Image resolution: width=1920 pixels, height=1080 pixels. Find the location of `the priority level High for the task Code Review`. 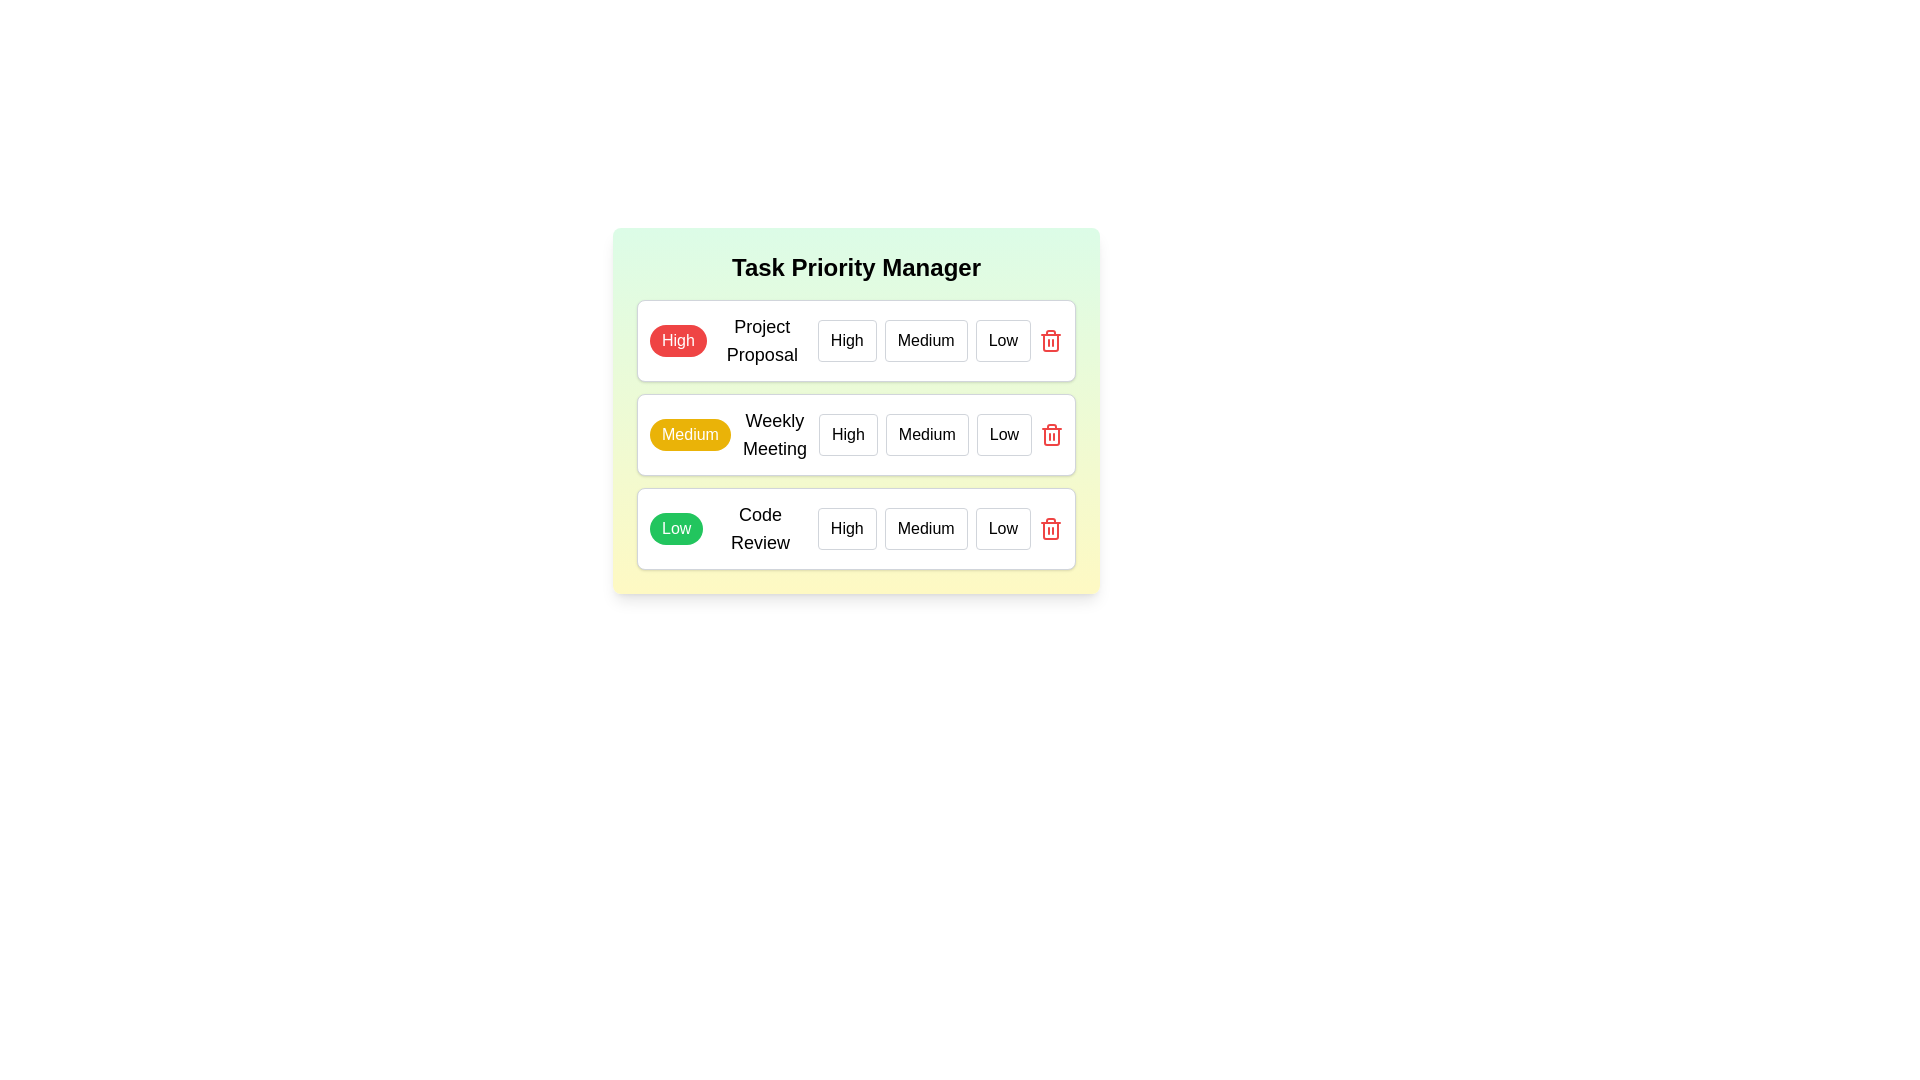

the priority level High for the task Code Review is located at coordinates (846, 527).